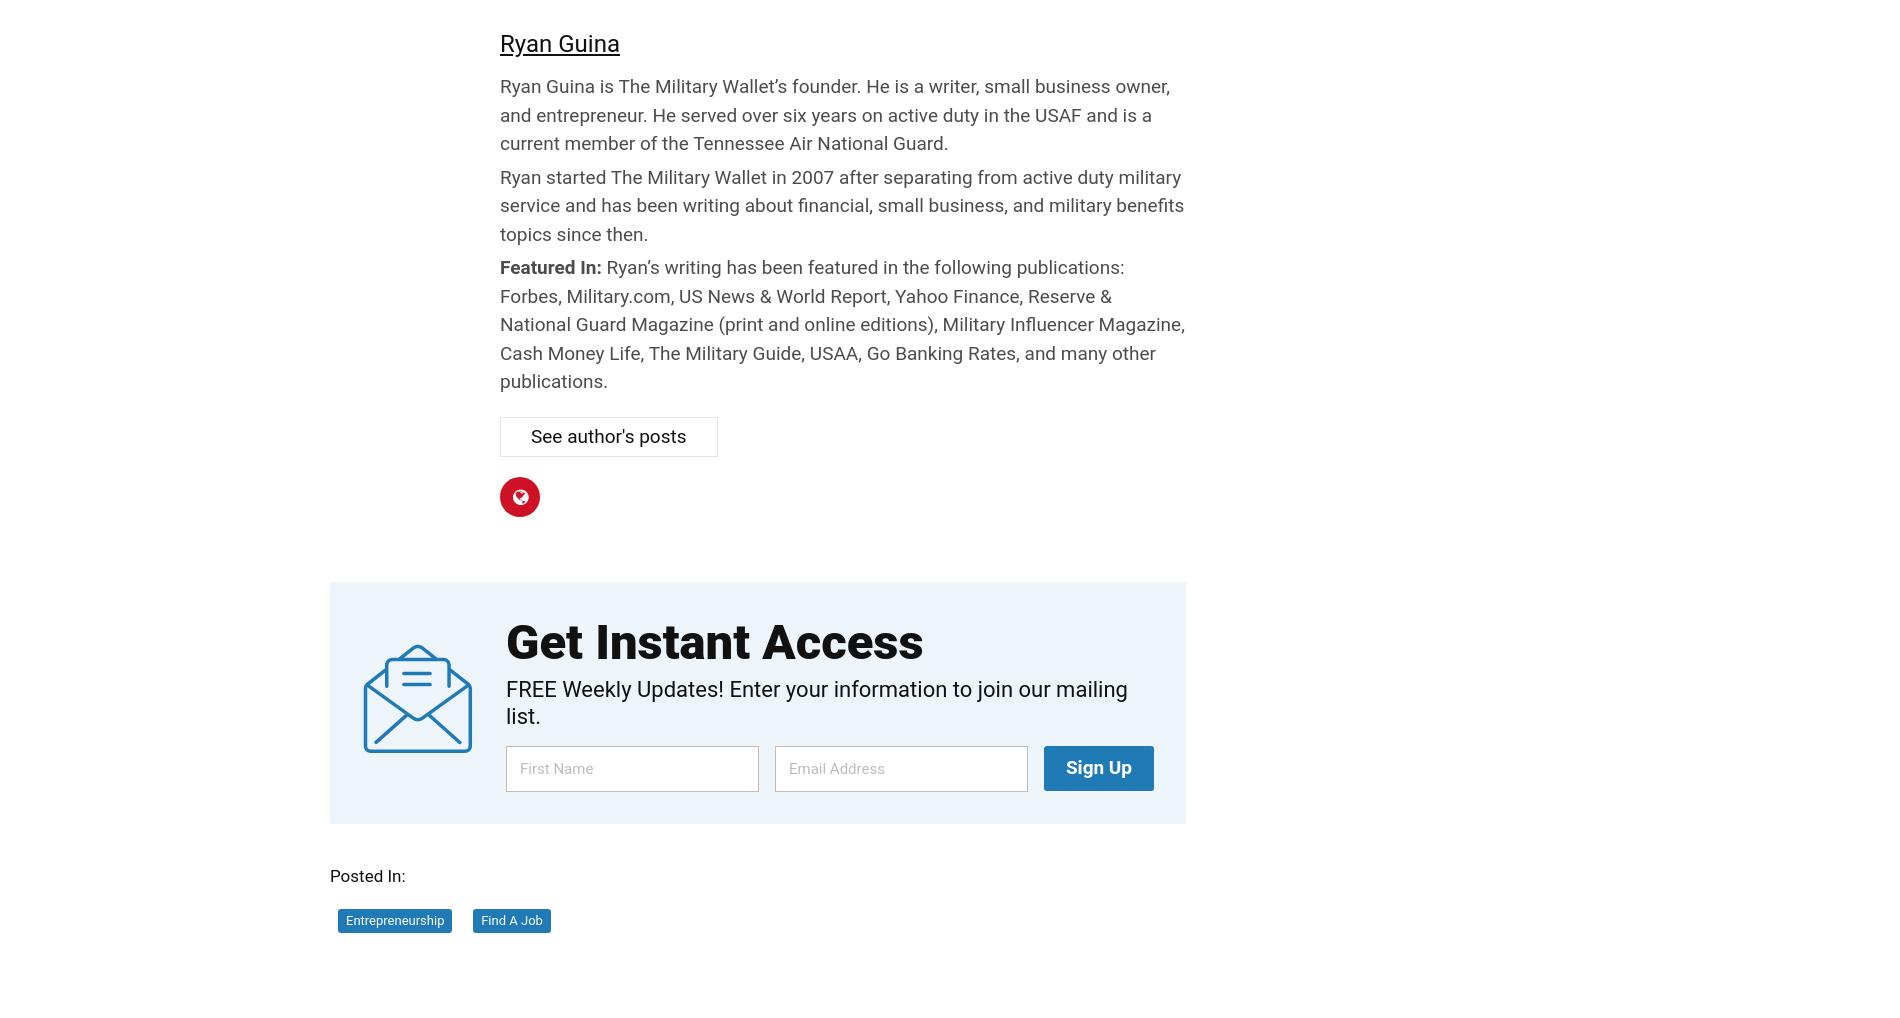 This screenshot has height=1018, width=1900. What do you see at coordinates (505, 702) in the screenshot?
I see `'FREE Weekly Updates! Enter your information to join our mailing list.'` at bounding box center [505, 702].